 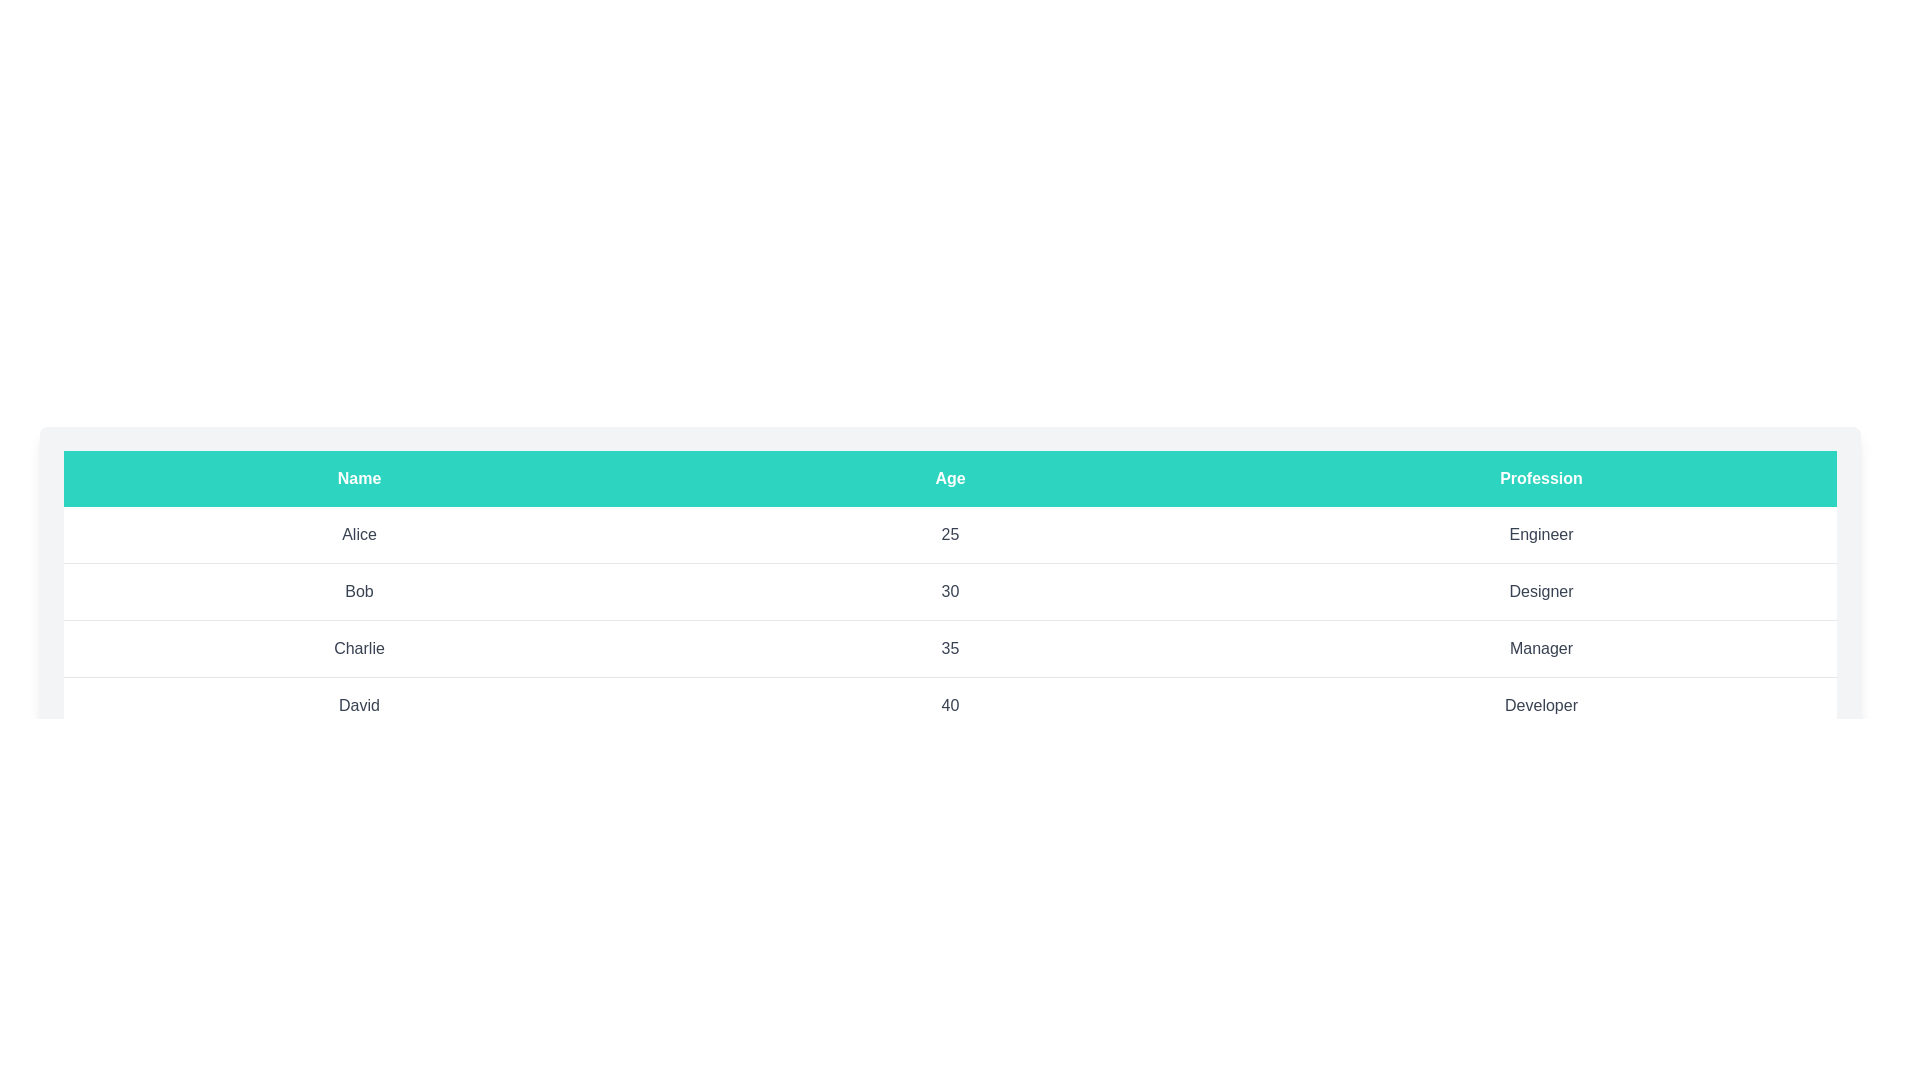 What do you see at coordinates (949, 704) in the screenshot?
I see `the text label displaying '40' under the 'Age' column in the table corresponding to 'David'` at bounding box center [949, 704].